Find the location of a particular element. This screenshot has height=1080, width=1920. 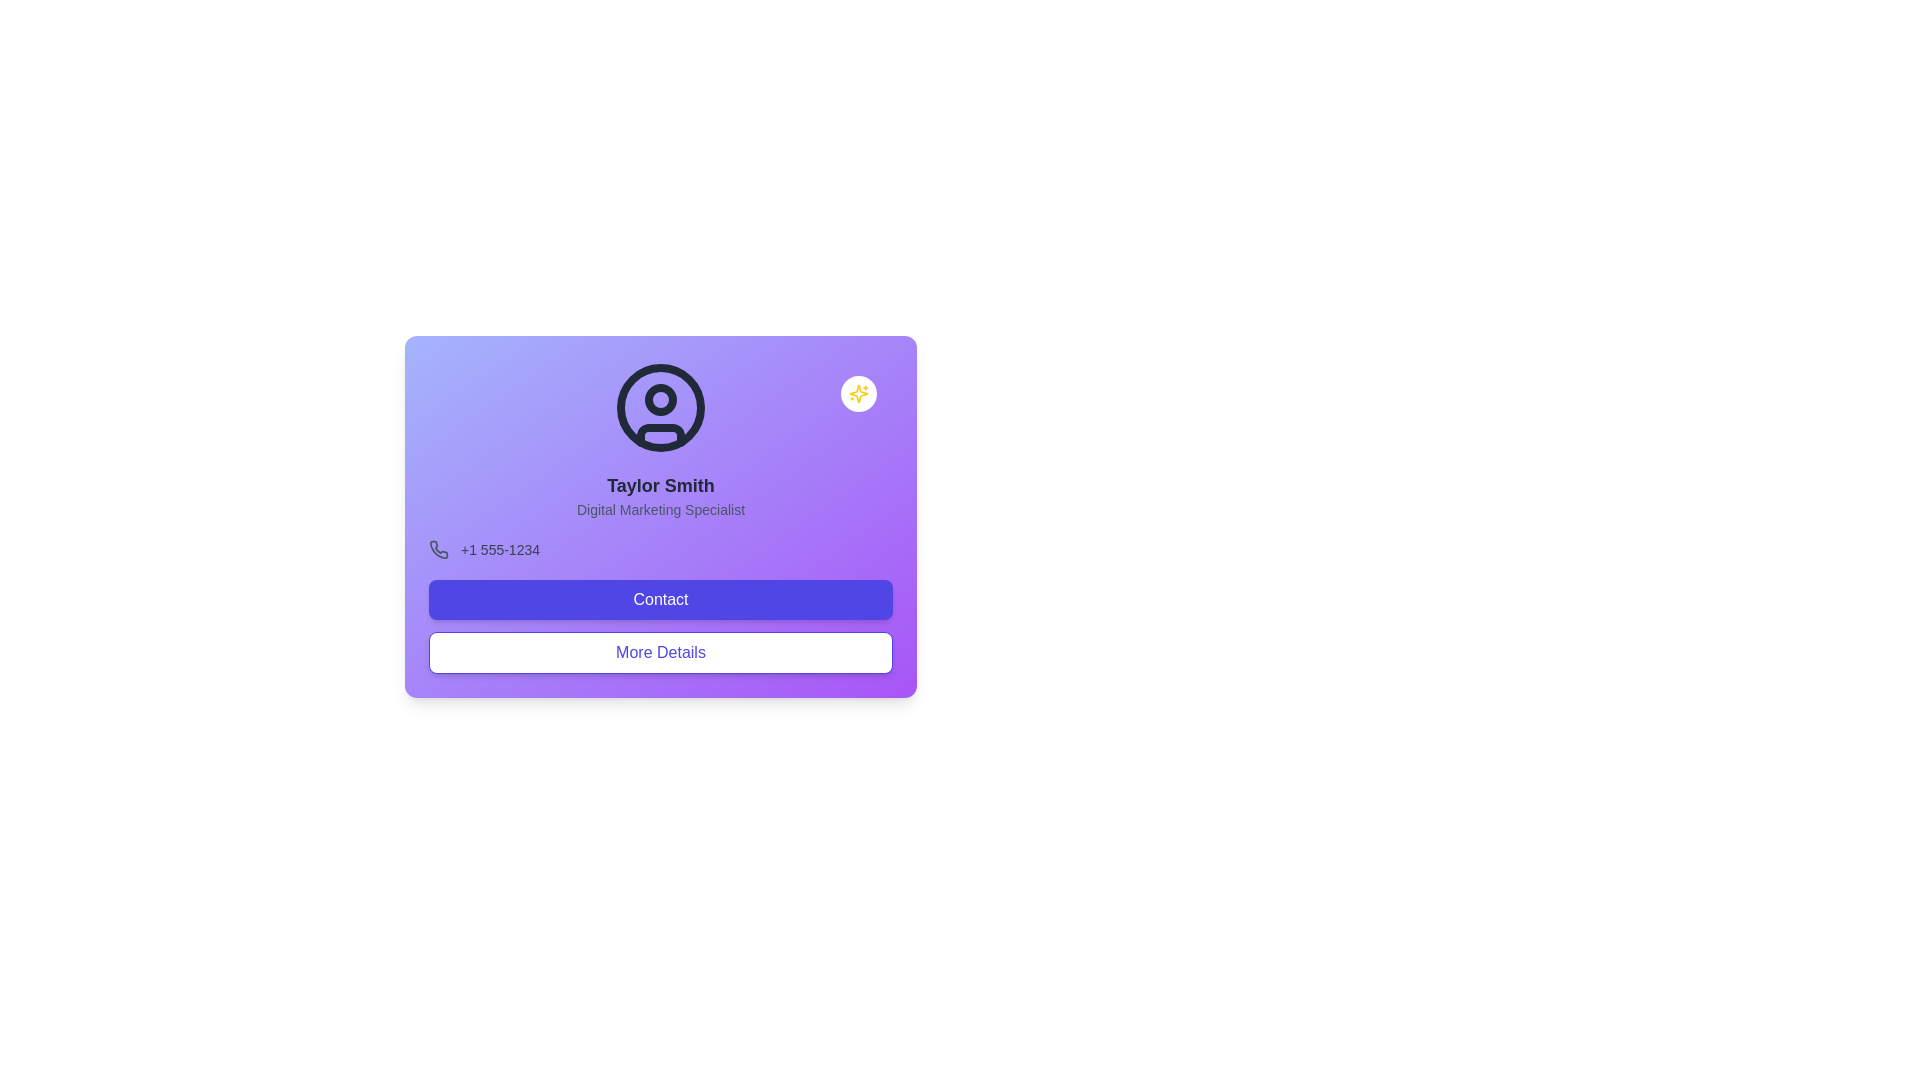

contact phone number displayed in the Information Display Box located beneath 'Digital Marketing Specialist' and above the 'Contact' button is located at coordinates (661, 550).